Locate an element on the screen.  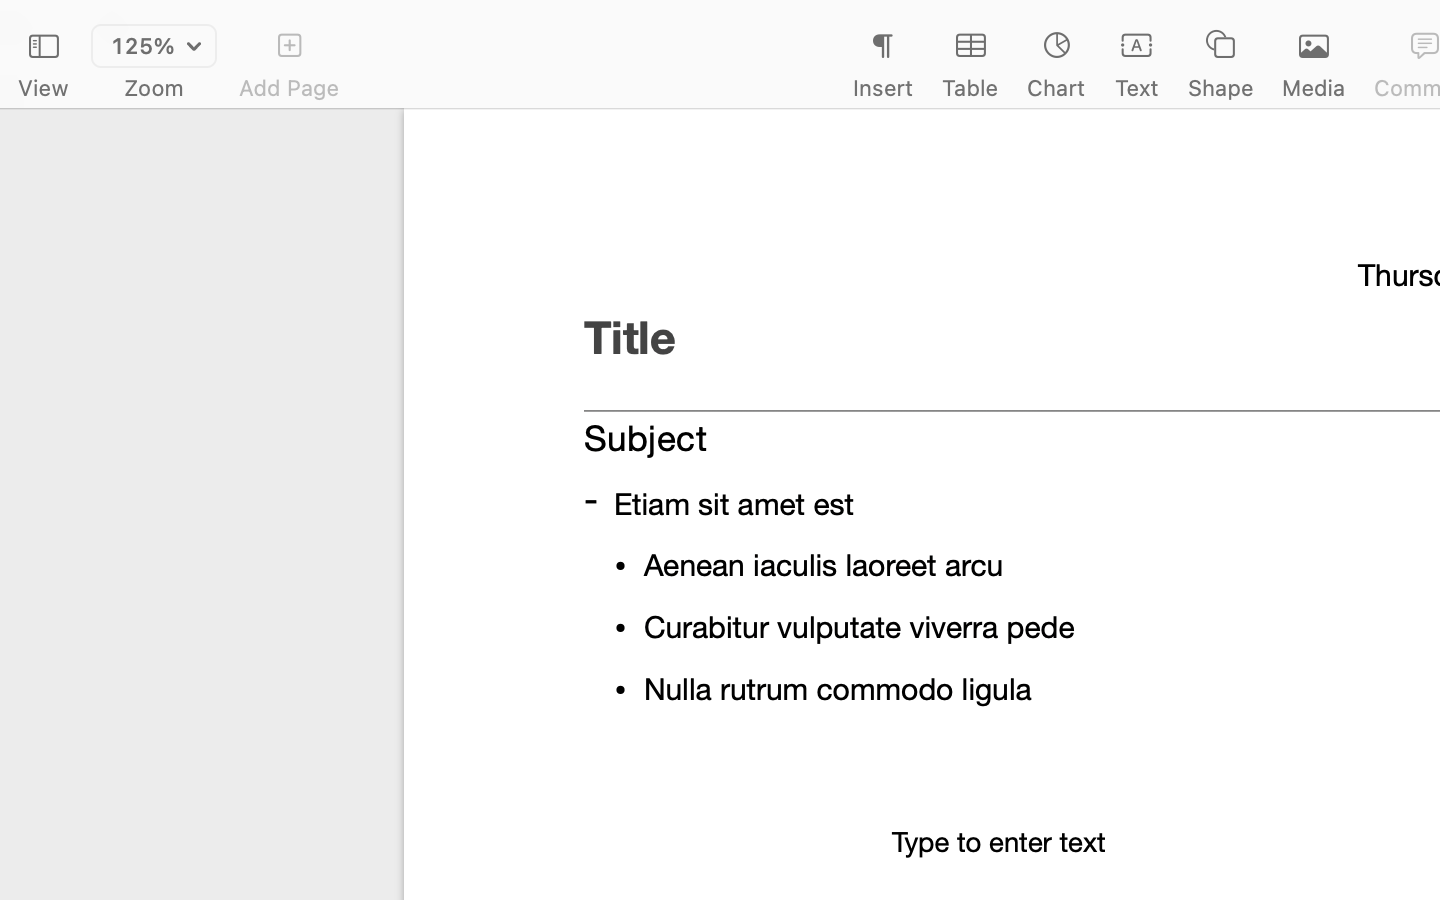
'Zoom' is located at coordinates (152, 87).